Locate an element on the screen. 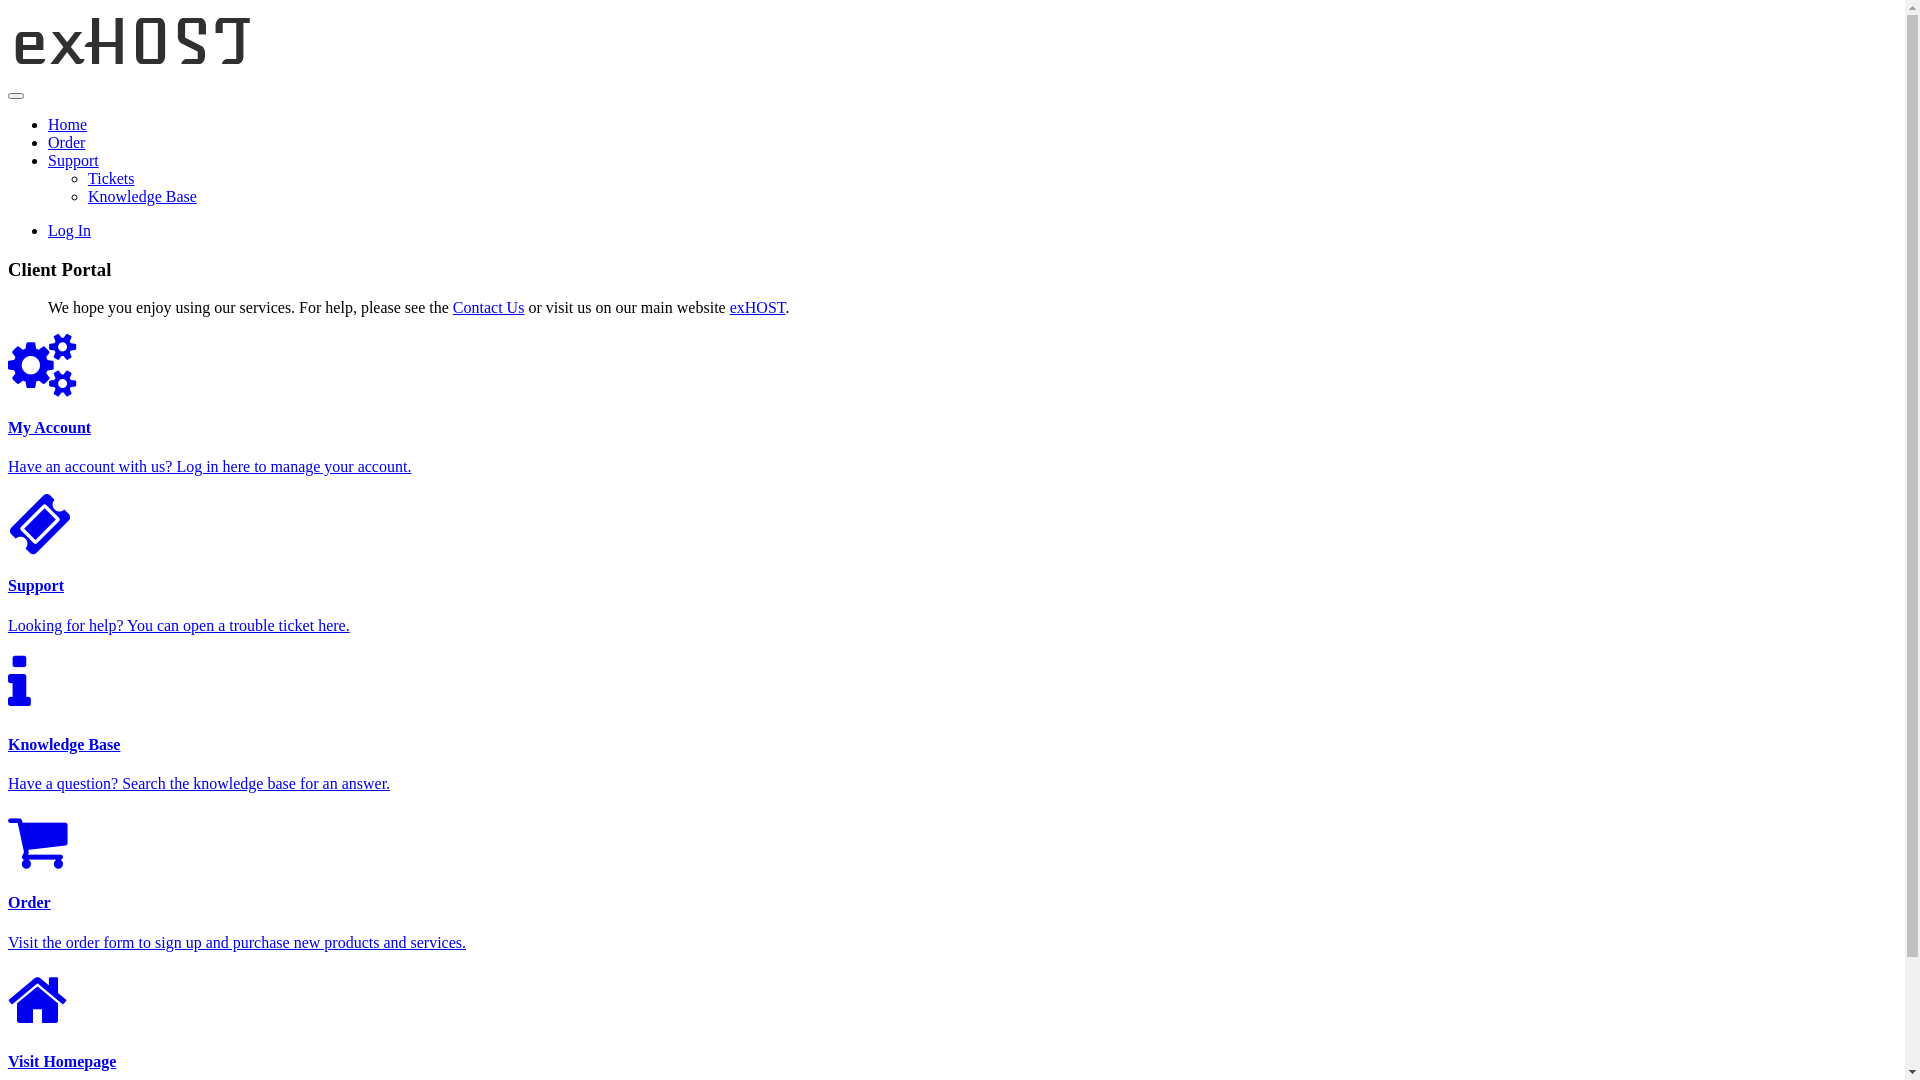 The width and height of the screenshot is (1920, 1080). 'Toggle Navigation' is located at coordinates (15, 96).